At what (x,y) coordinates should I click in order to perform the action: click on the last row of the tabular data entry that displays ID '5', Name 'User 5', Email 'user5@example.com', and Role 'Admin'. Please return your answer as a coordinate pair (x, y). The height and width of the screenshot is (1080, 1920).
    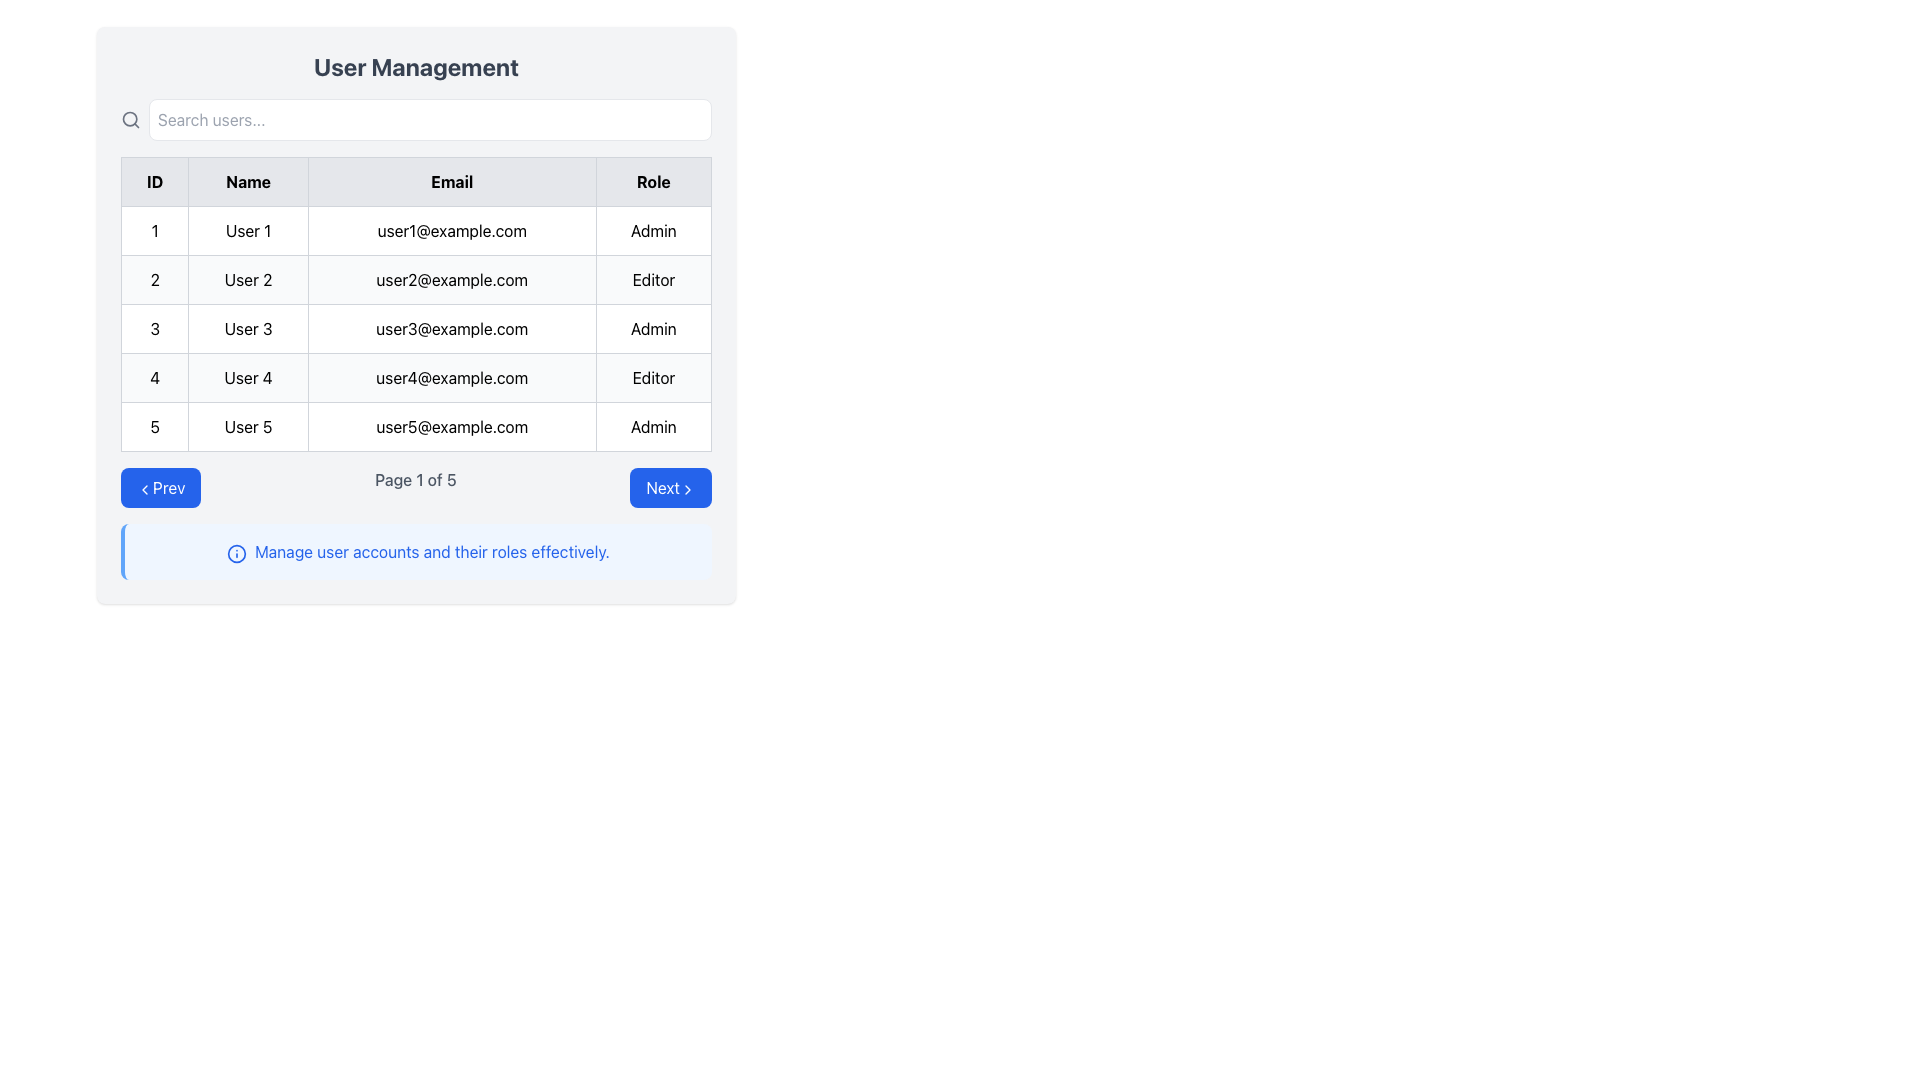
    Looking at the image, I should click on (415, 426).